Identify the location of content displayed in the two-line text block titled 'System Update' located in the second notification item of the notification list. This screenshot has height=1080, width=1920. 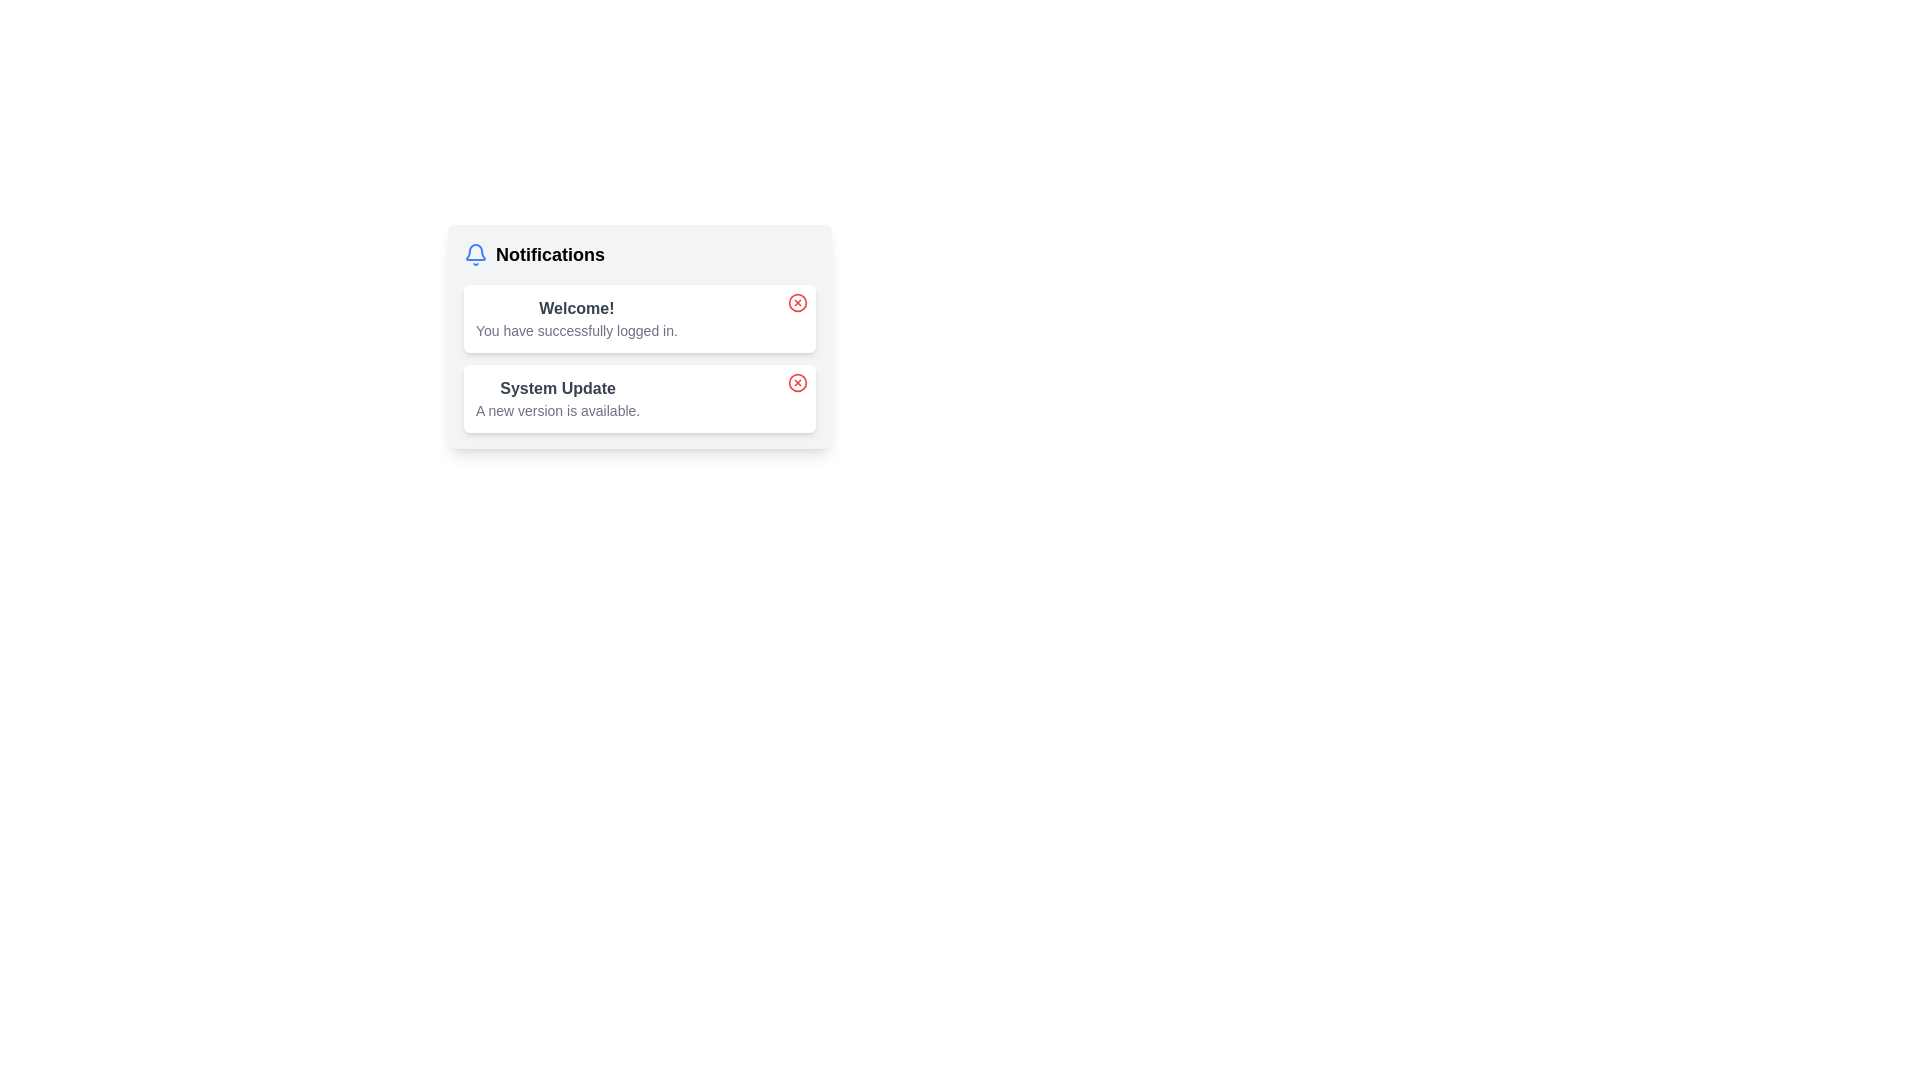
(558, 398).